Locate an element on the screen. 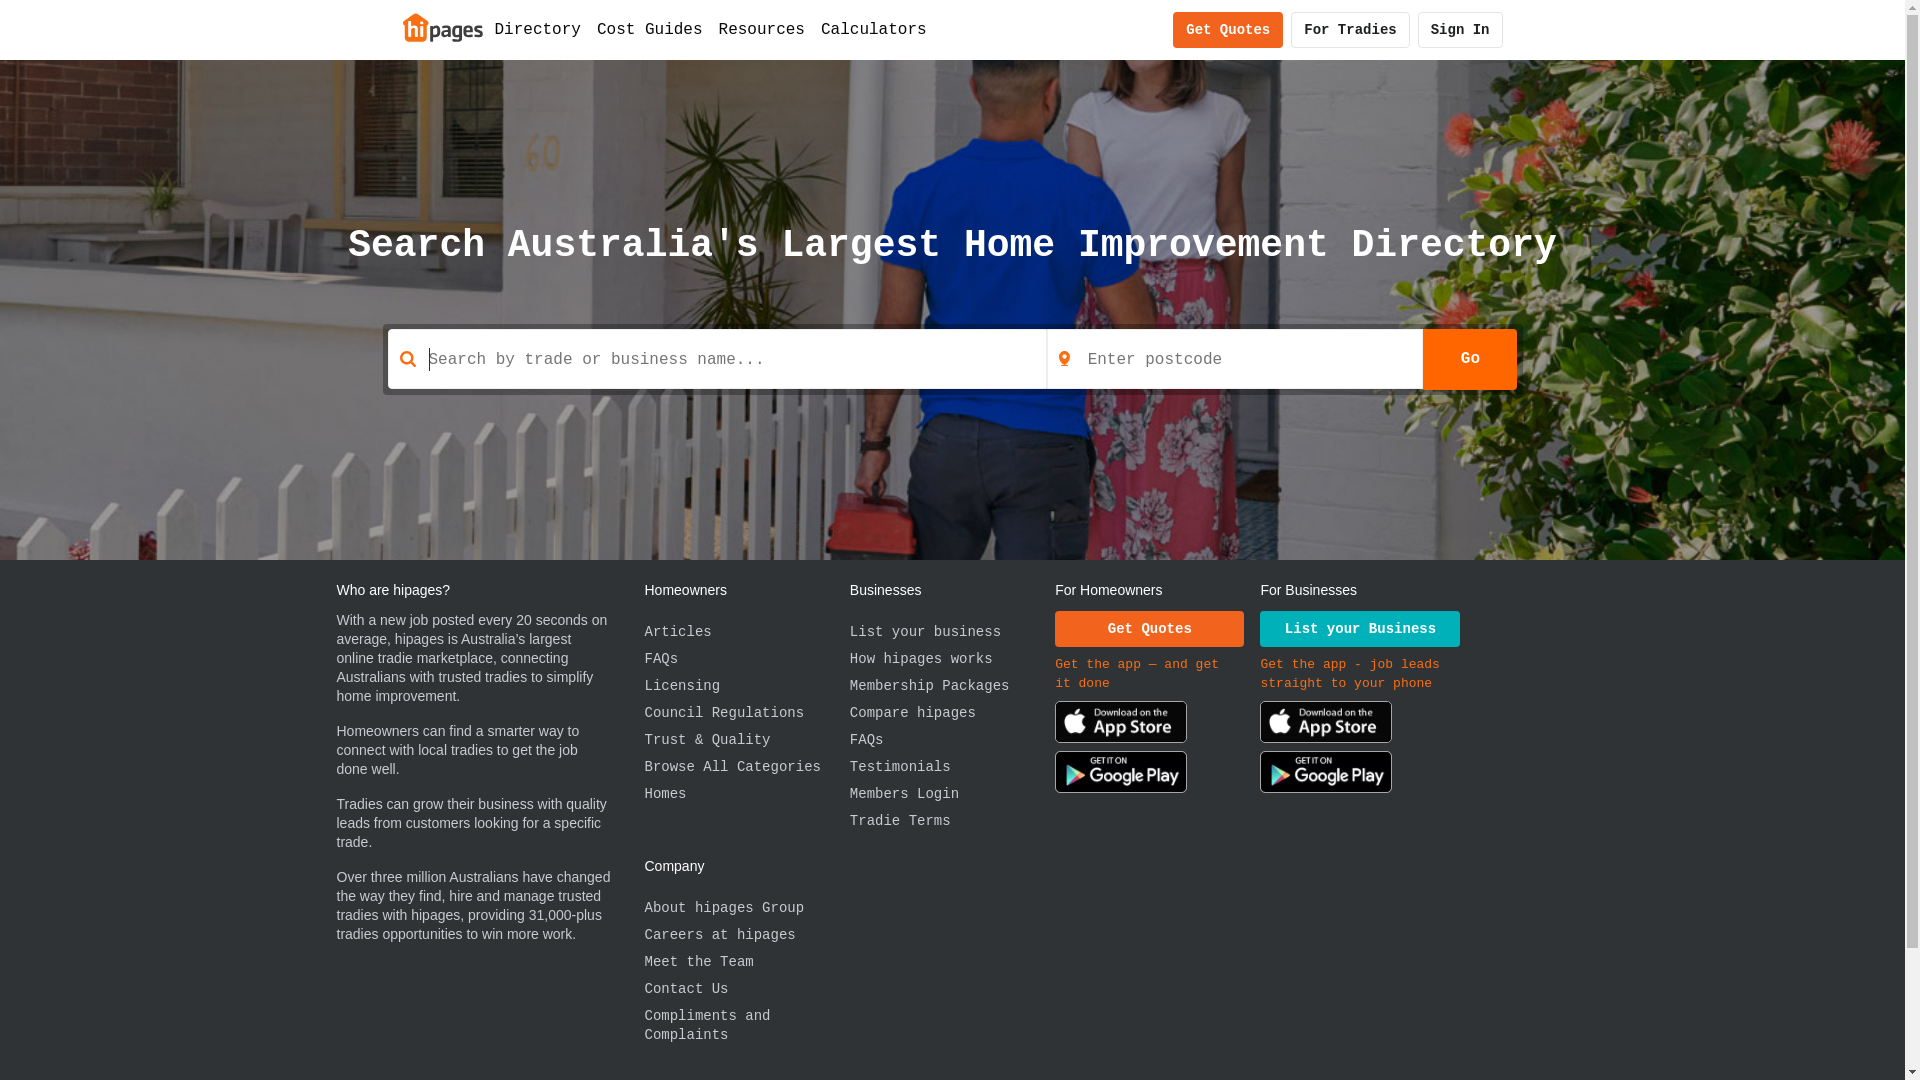  'Trust & Quality' is located at coordinates (745, 740).